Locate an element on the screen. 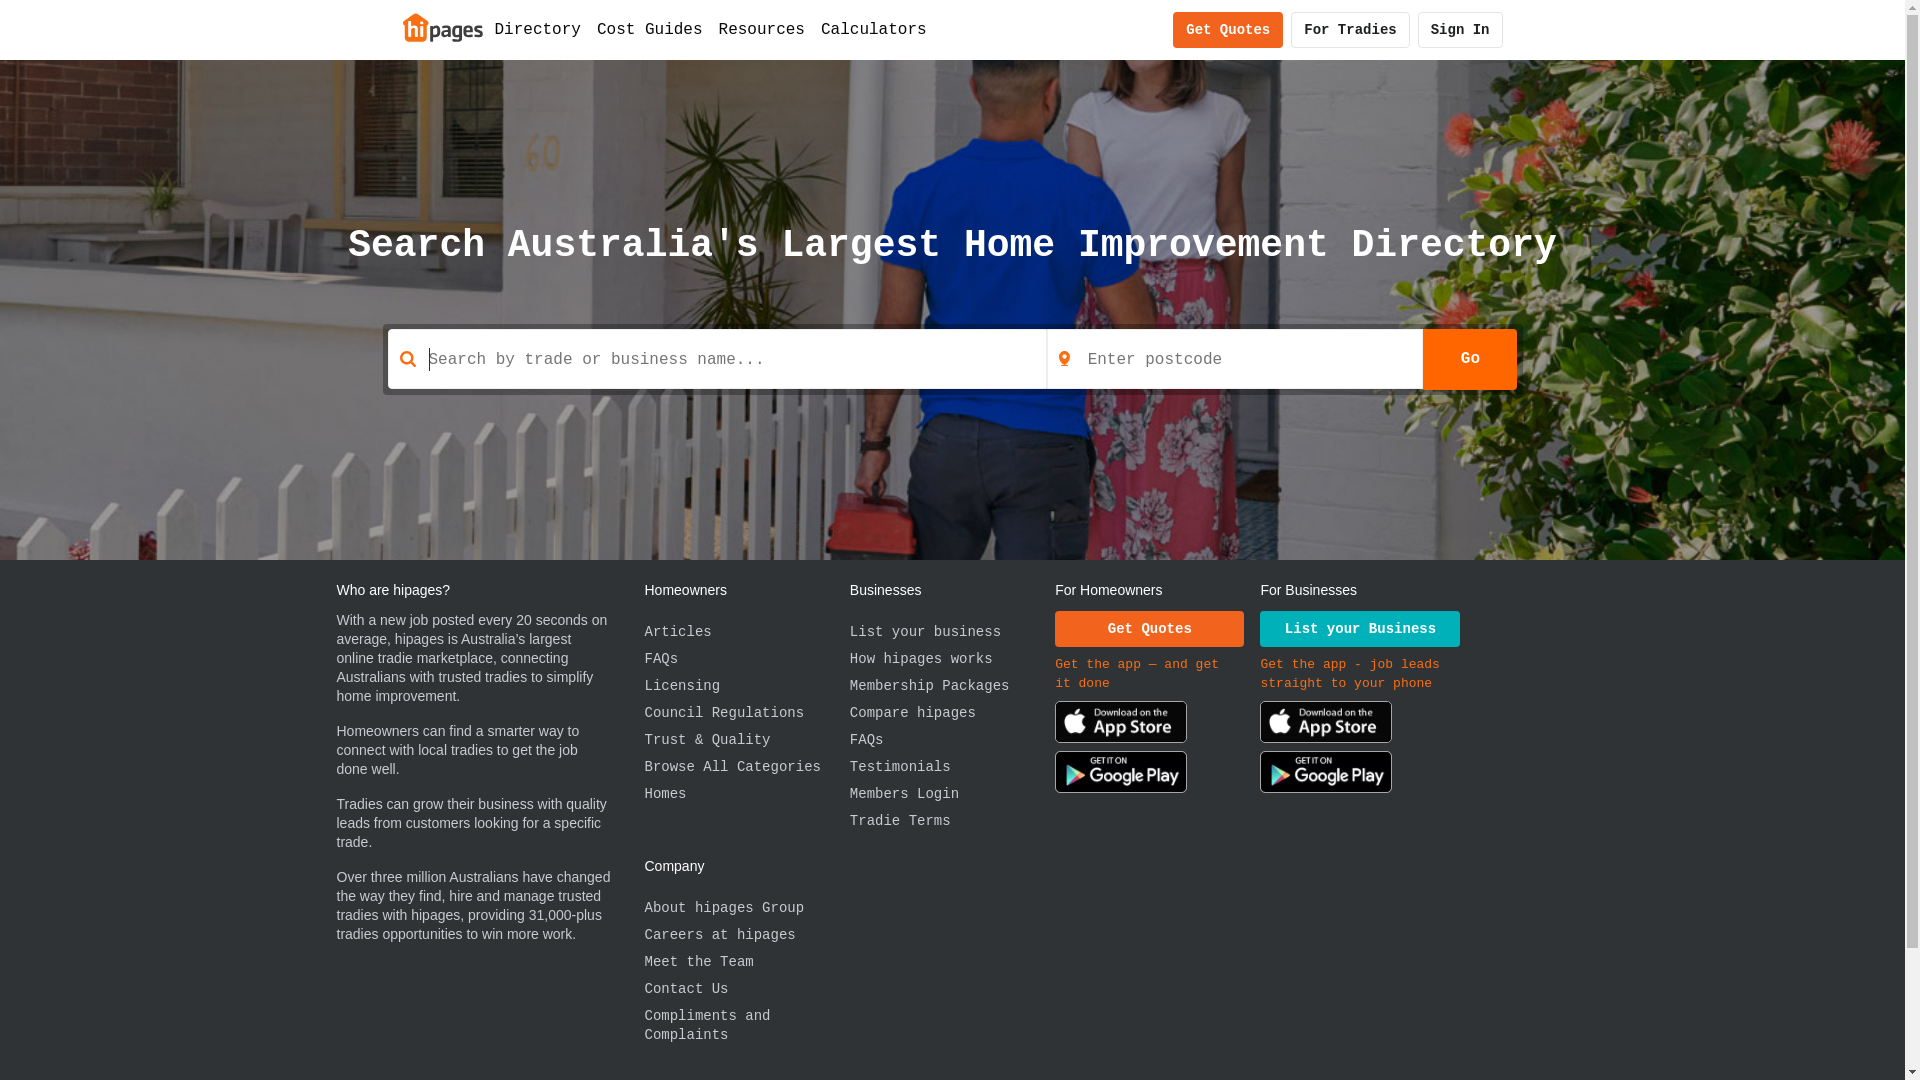  'Trust & Quality' is located at coordinates (745, 740).